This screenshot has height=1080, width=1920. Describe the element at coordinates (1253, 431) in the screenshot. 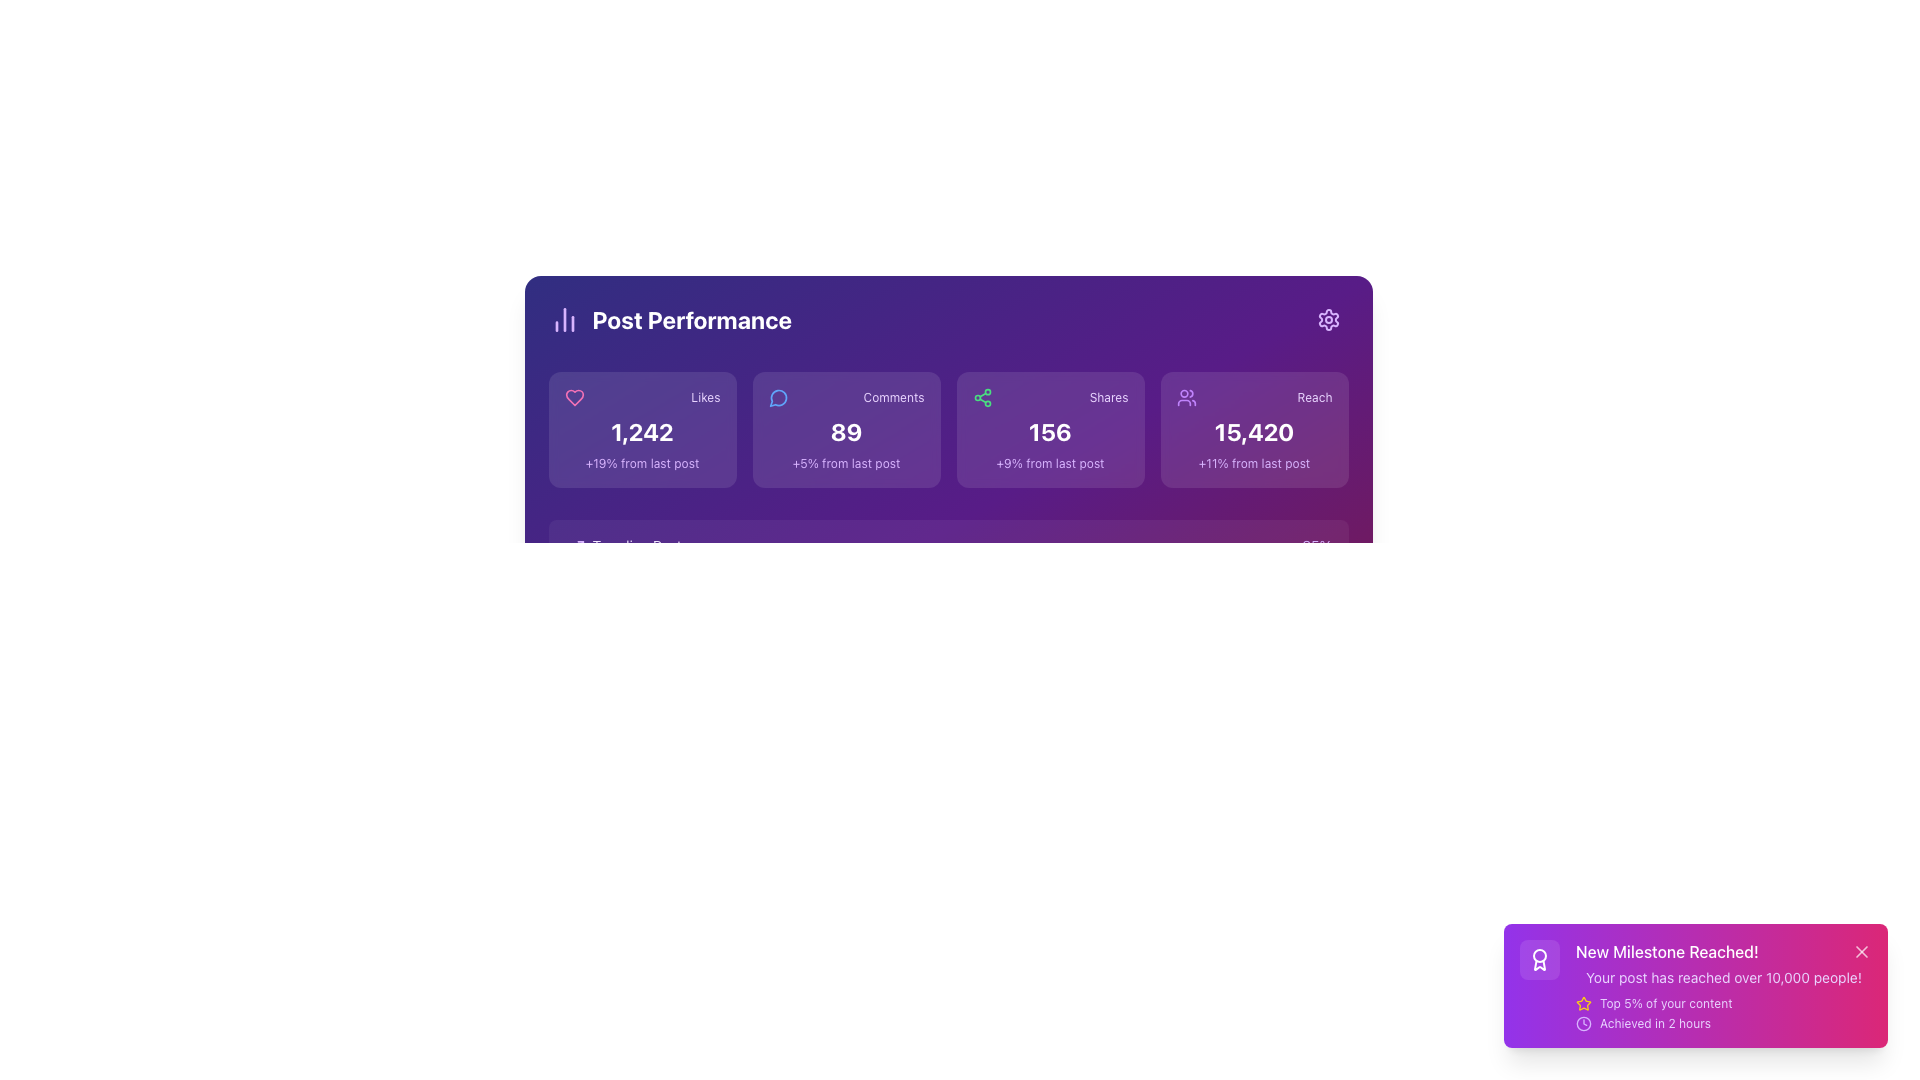

I see `the large, bold numeric text '15,420' styled in white color, which is centered within a purple rectangle in the rightmost card of the row, positioned below the heading 'Reach'` at that location.